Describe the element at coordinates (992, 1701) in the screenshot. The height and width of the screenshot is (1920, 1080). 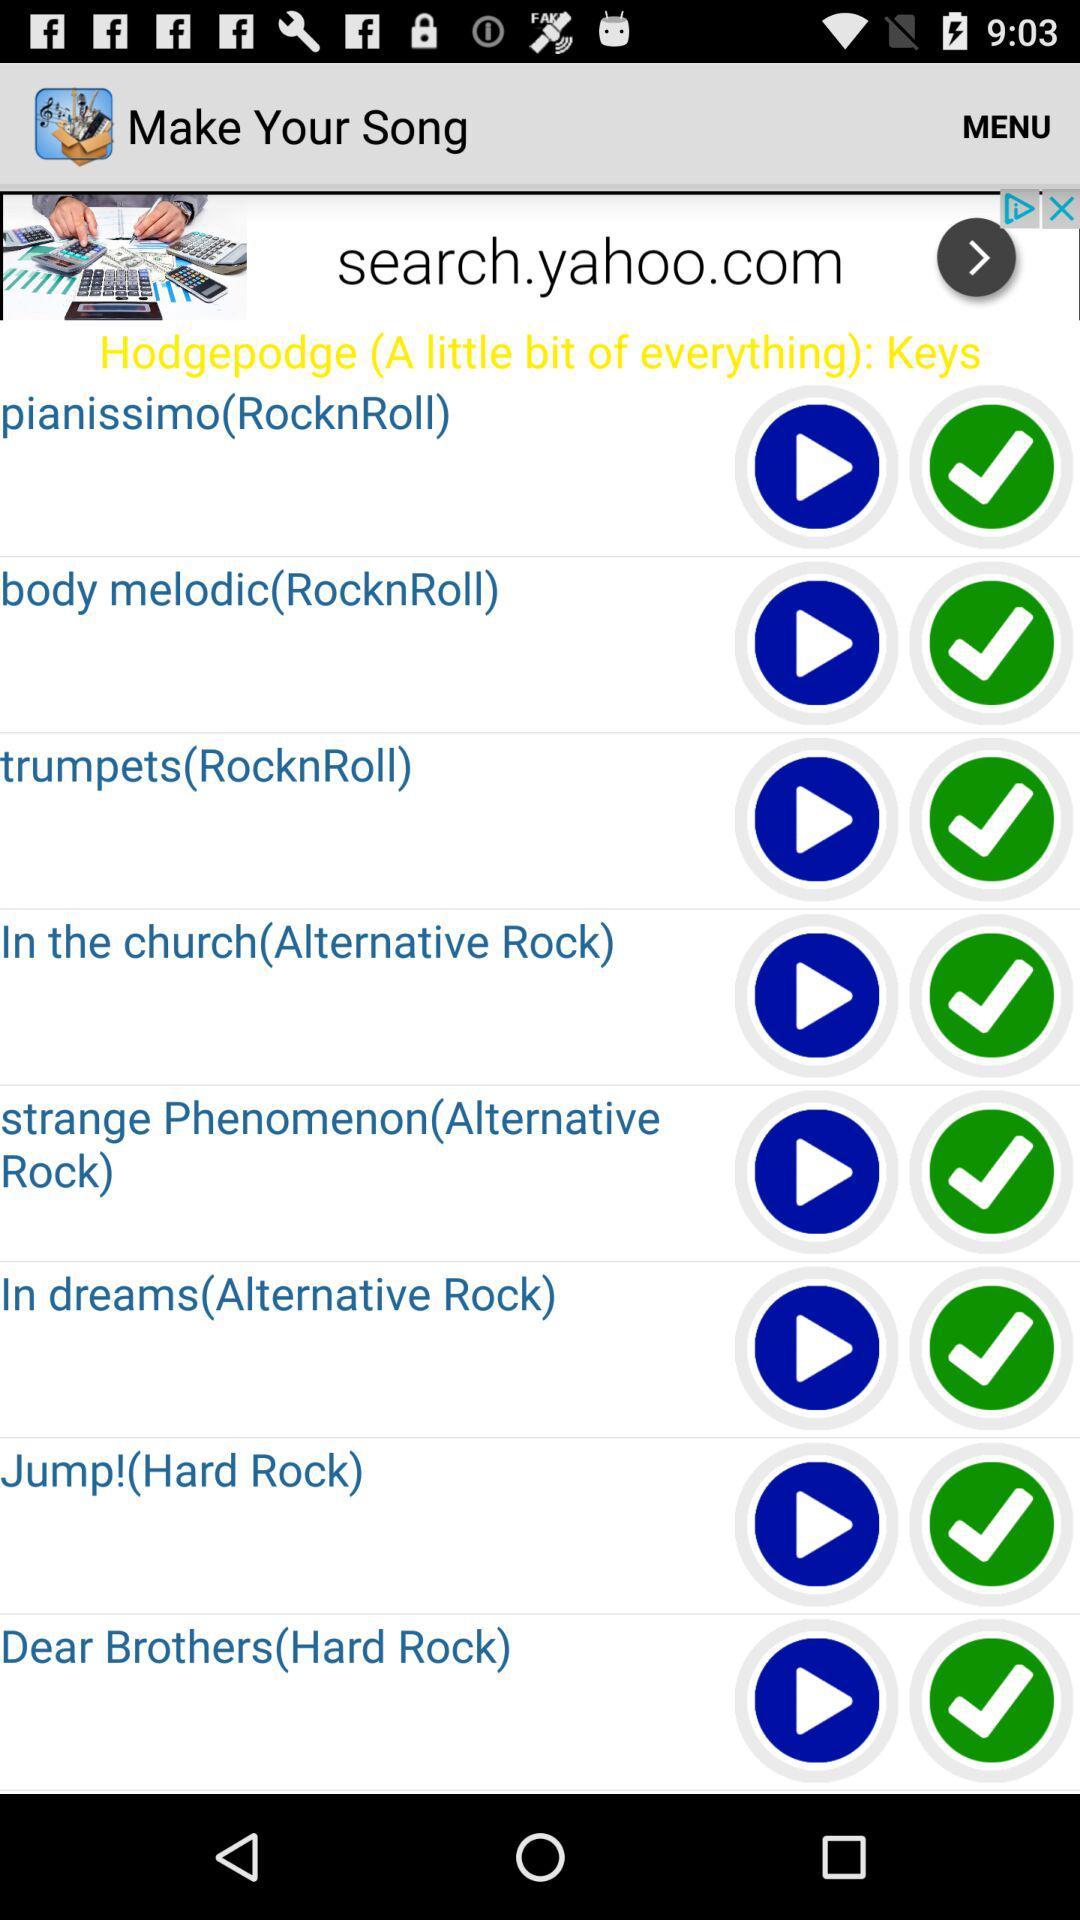
I see `correct button` at that location.